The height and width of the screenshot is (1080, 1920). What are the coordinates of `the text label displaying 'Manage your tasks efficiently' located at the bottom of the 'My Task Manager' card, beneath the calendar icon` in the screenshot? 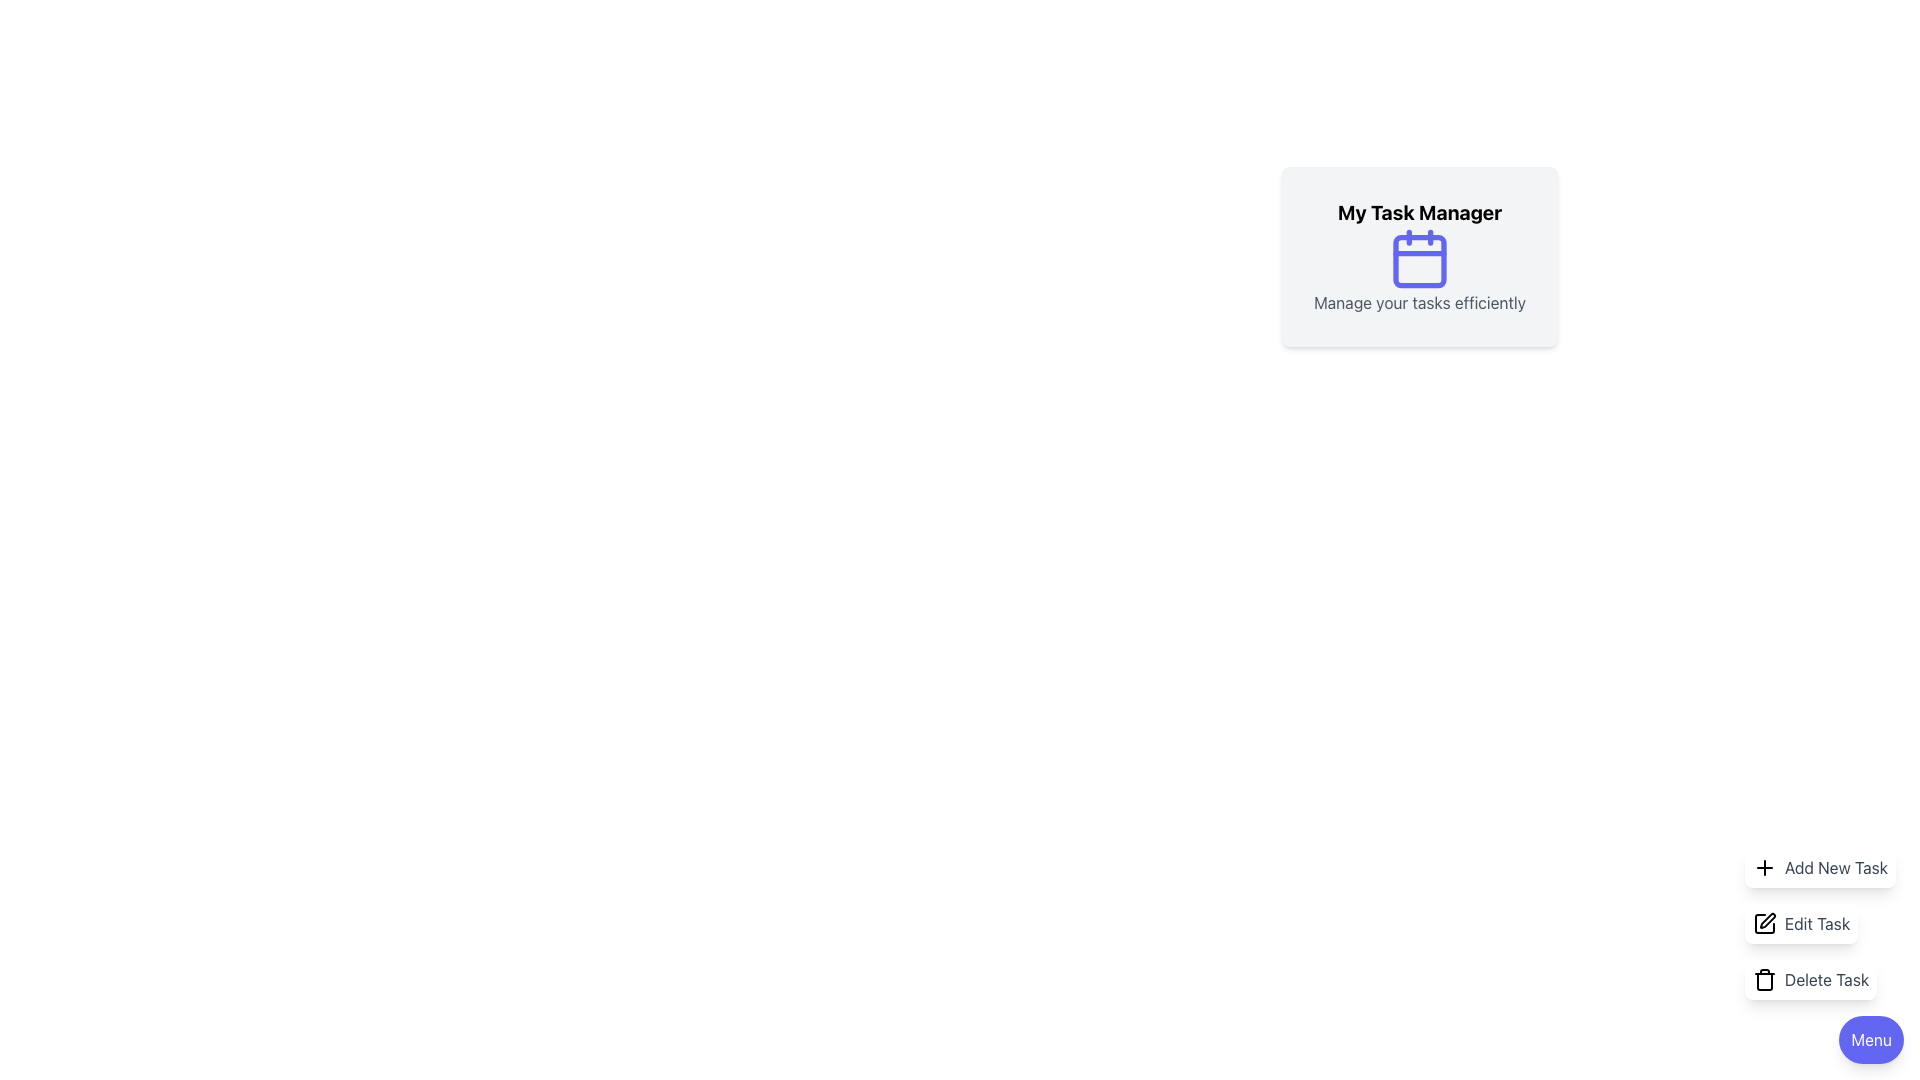 It's located at (1419, 303).